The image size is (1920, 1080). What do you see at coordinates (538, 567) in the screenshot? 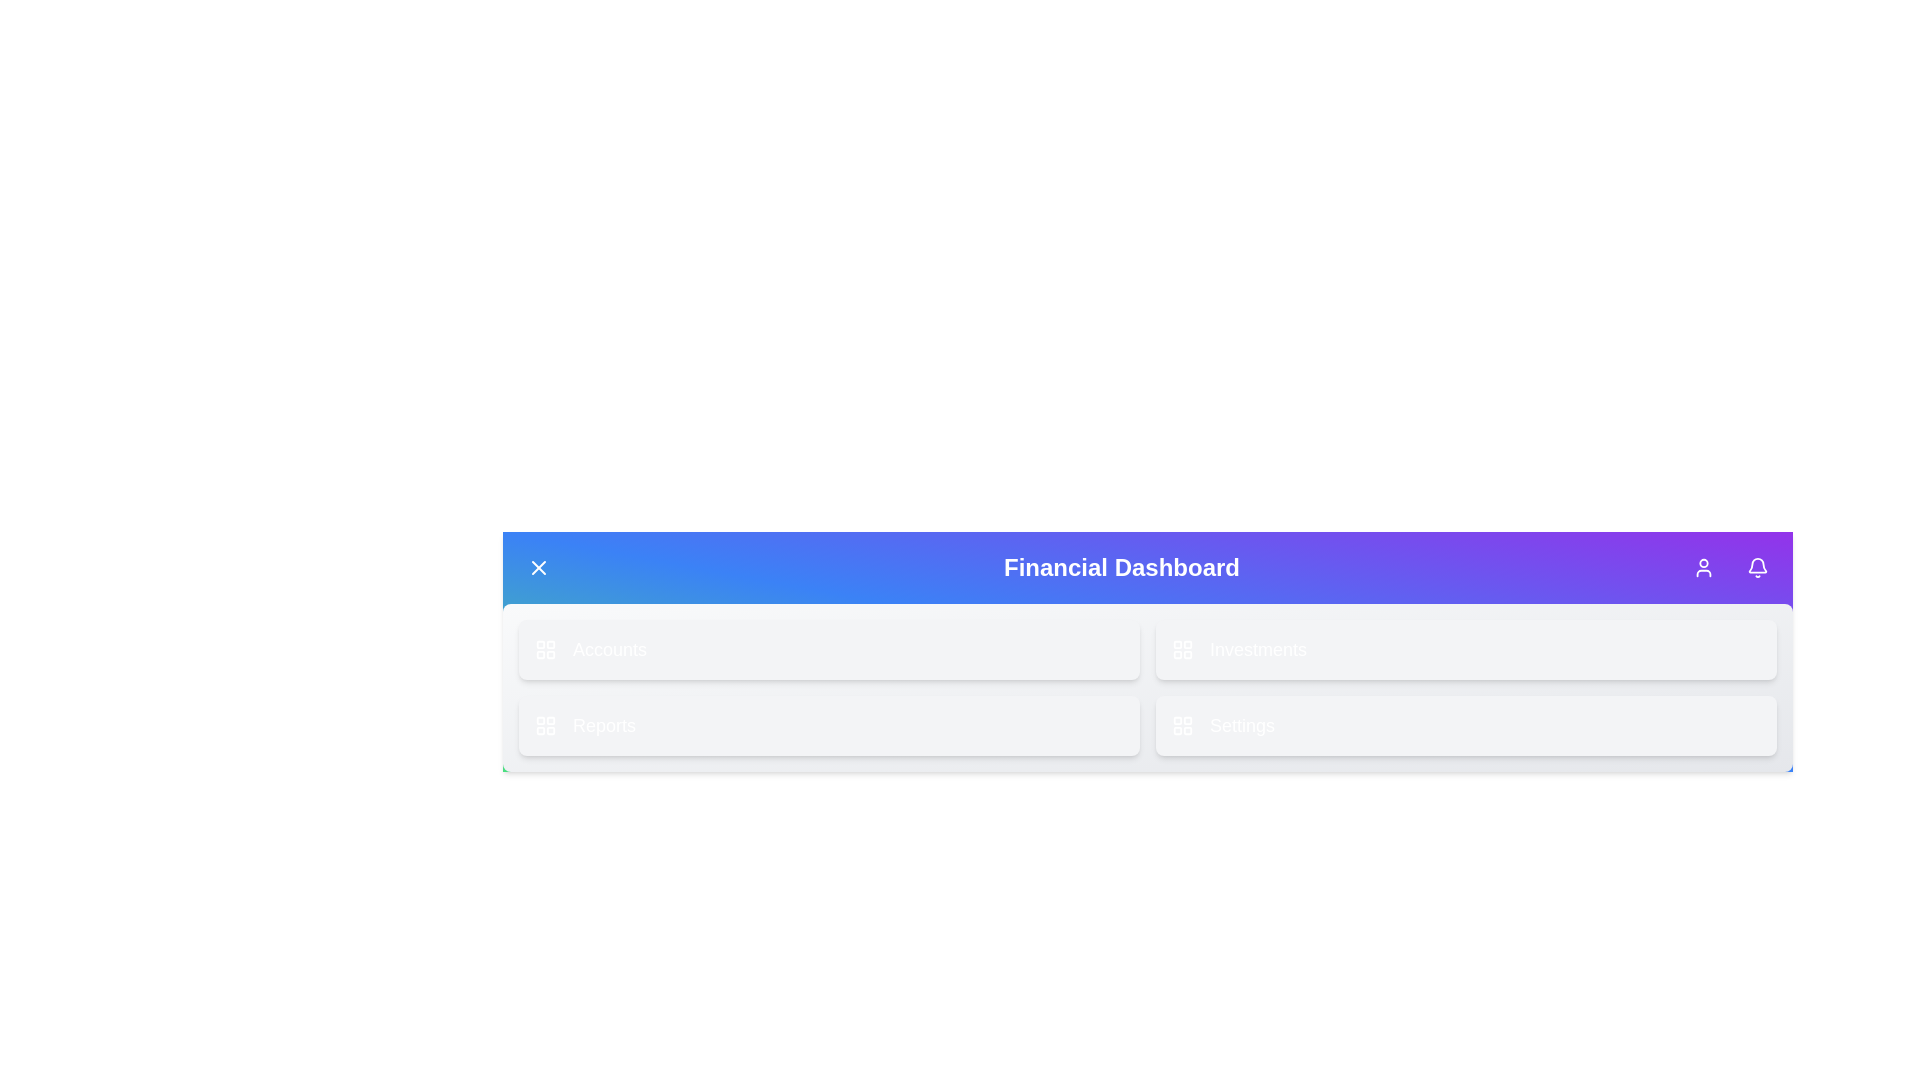
I see `close button to toggle the menu visibility` at bounding box center [538, 567].